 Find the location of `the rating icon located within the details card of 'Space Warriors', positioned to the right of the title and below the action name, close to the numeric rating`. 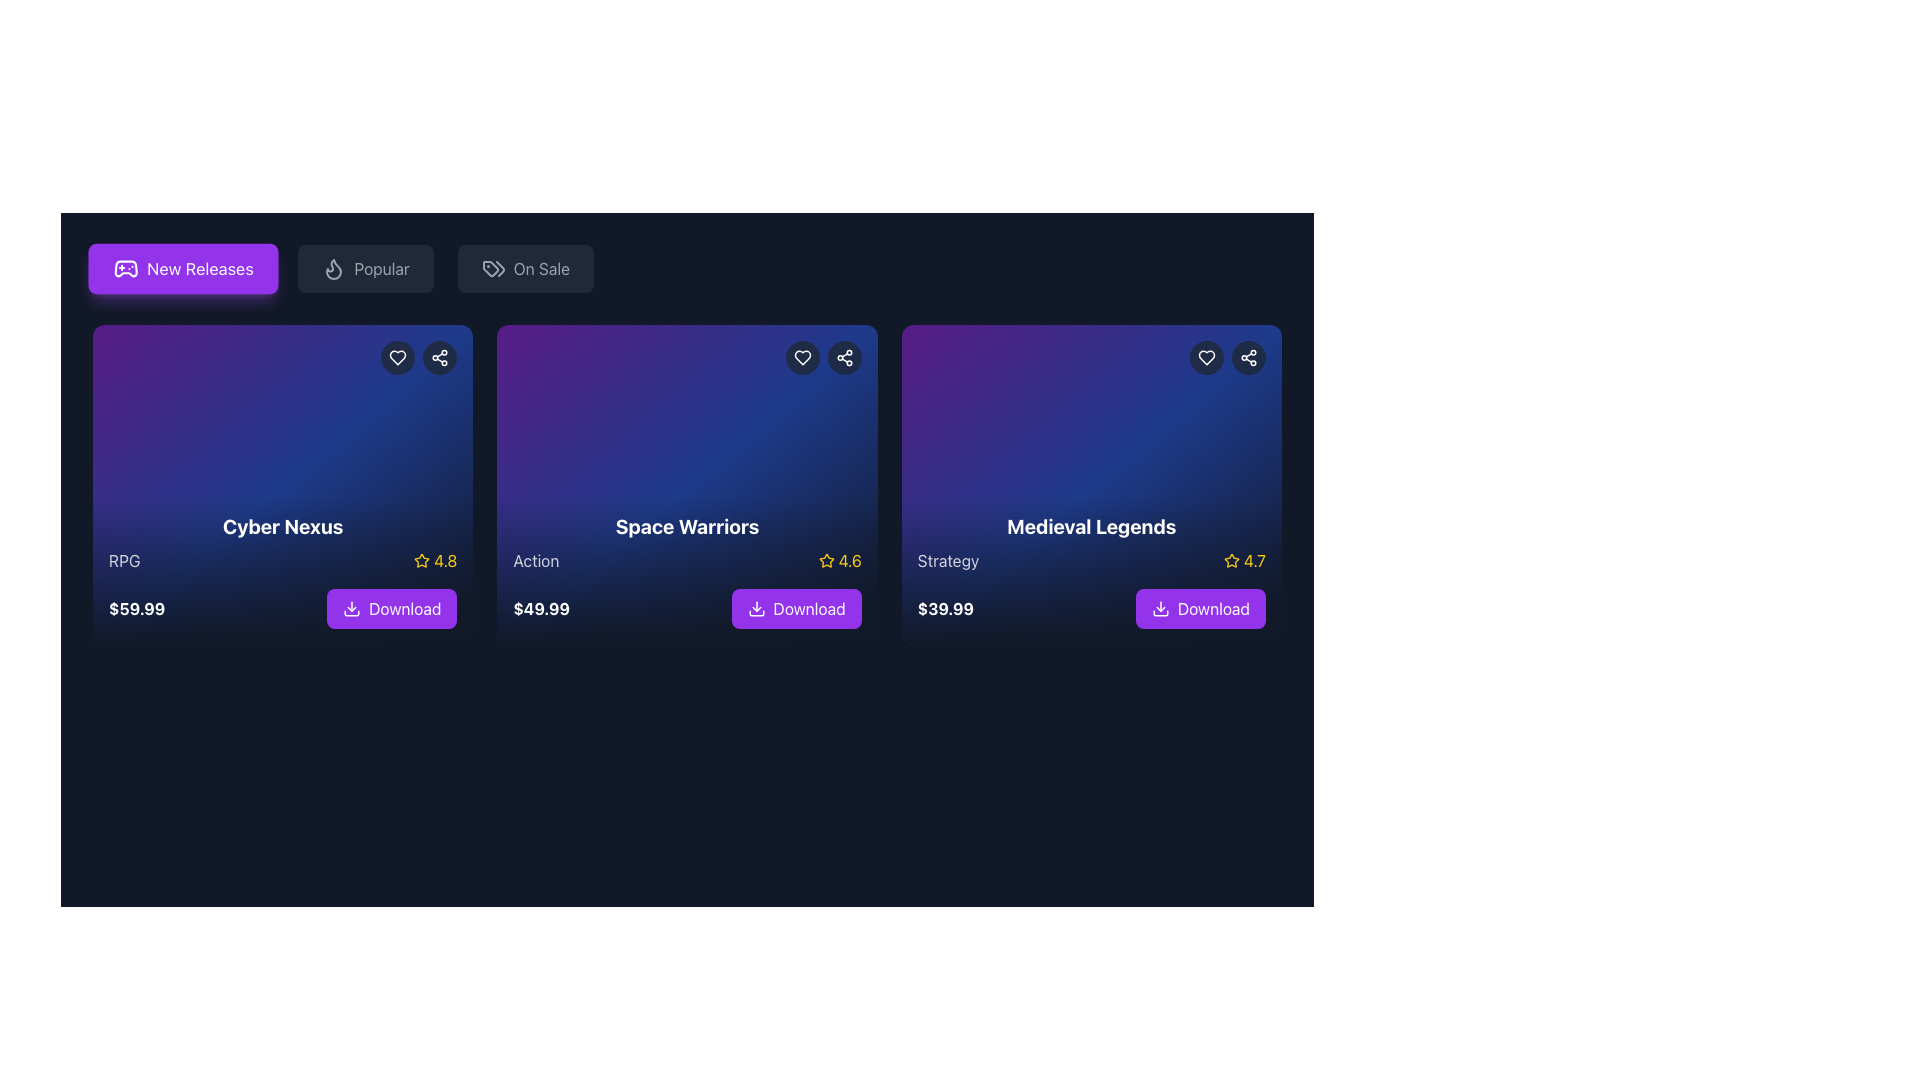

the rating icon located within the details card of 'Space Warriors', positioned to the right of the title and below the action name, close to the numeric rating is located at coordinates (826, 560).